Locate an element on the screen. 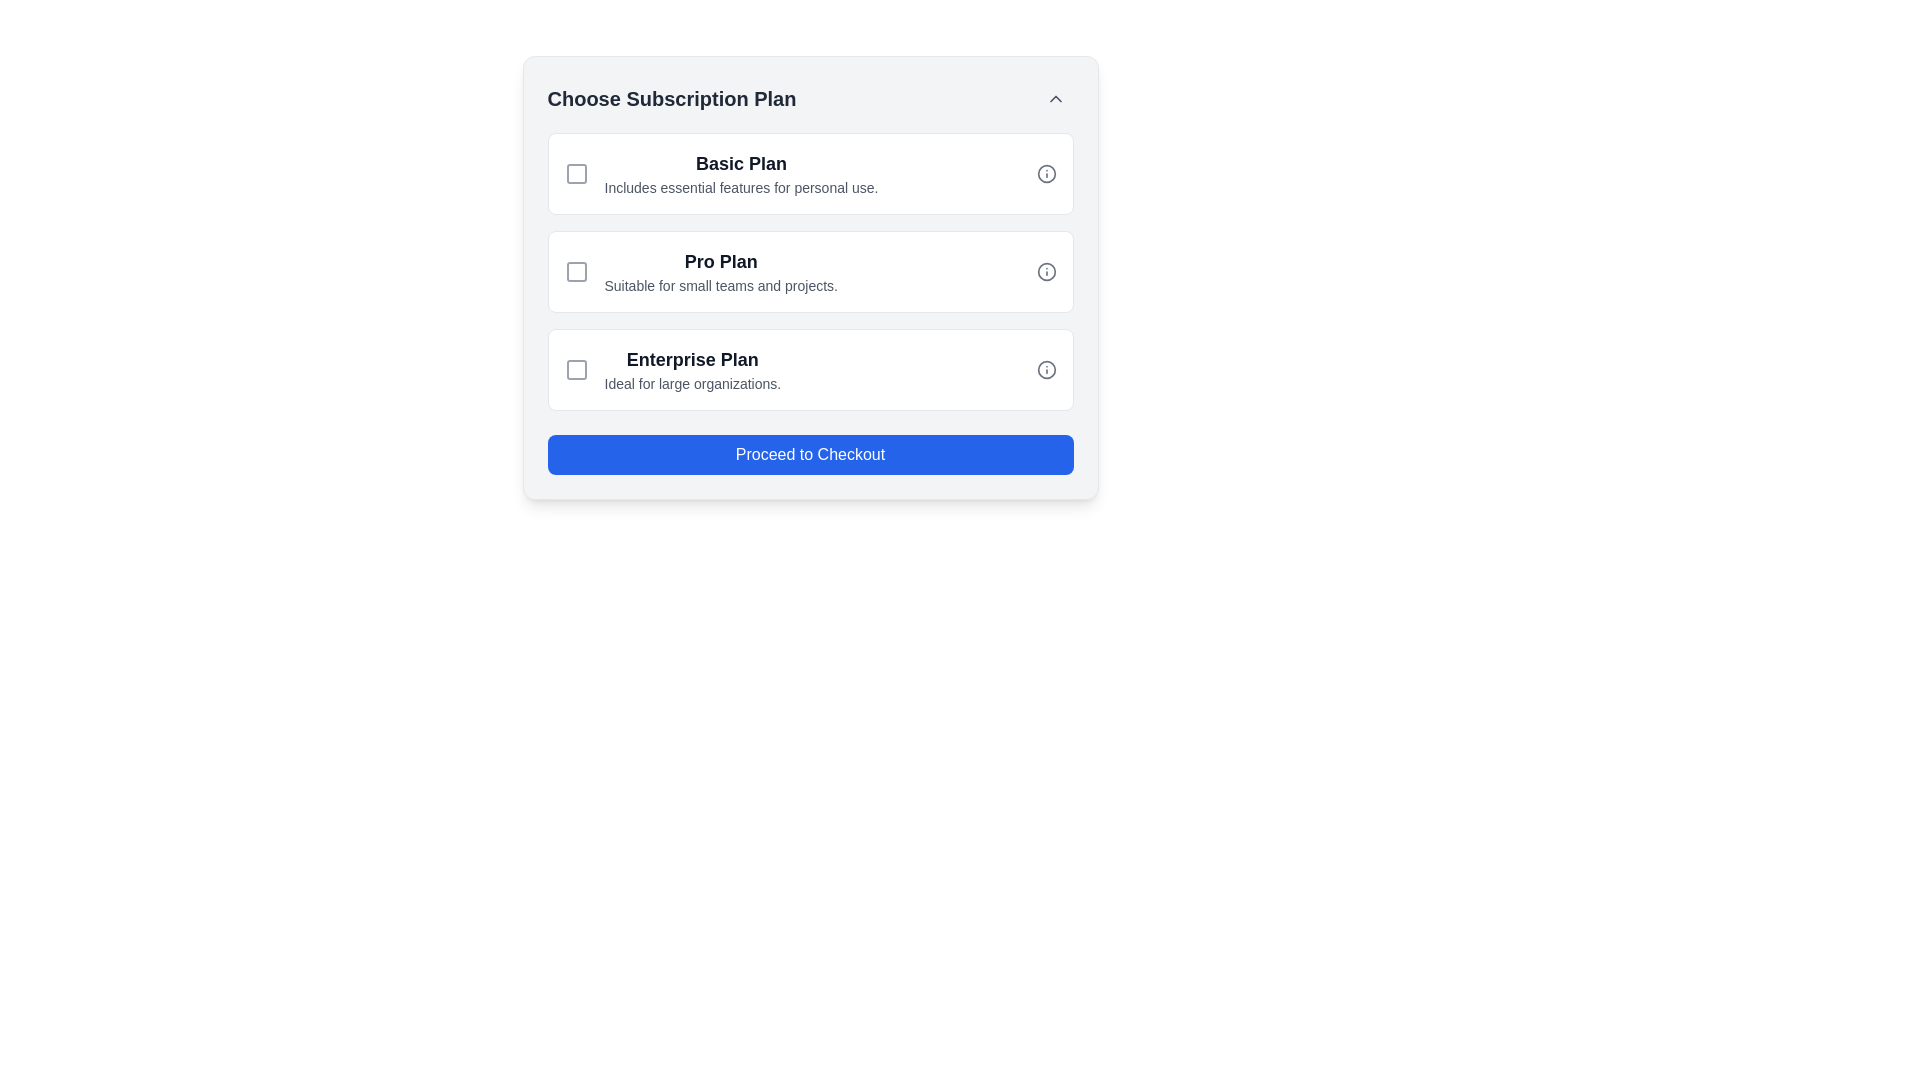 The width and height of the screenshot is (1920, 1080). the Icon component (circle outline) located within the third subscription plan option (Enterprise Plan) aligned to the right edge of its description text is located at coordinates (1045, 370).